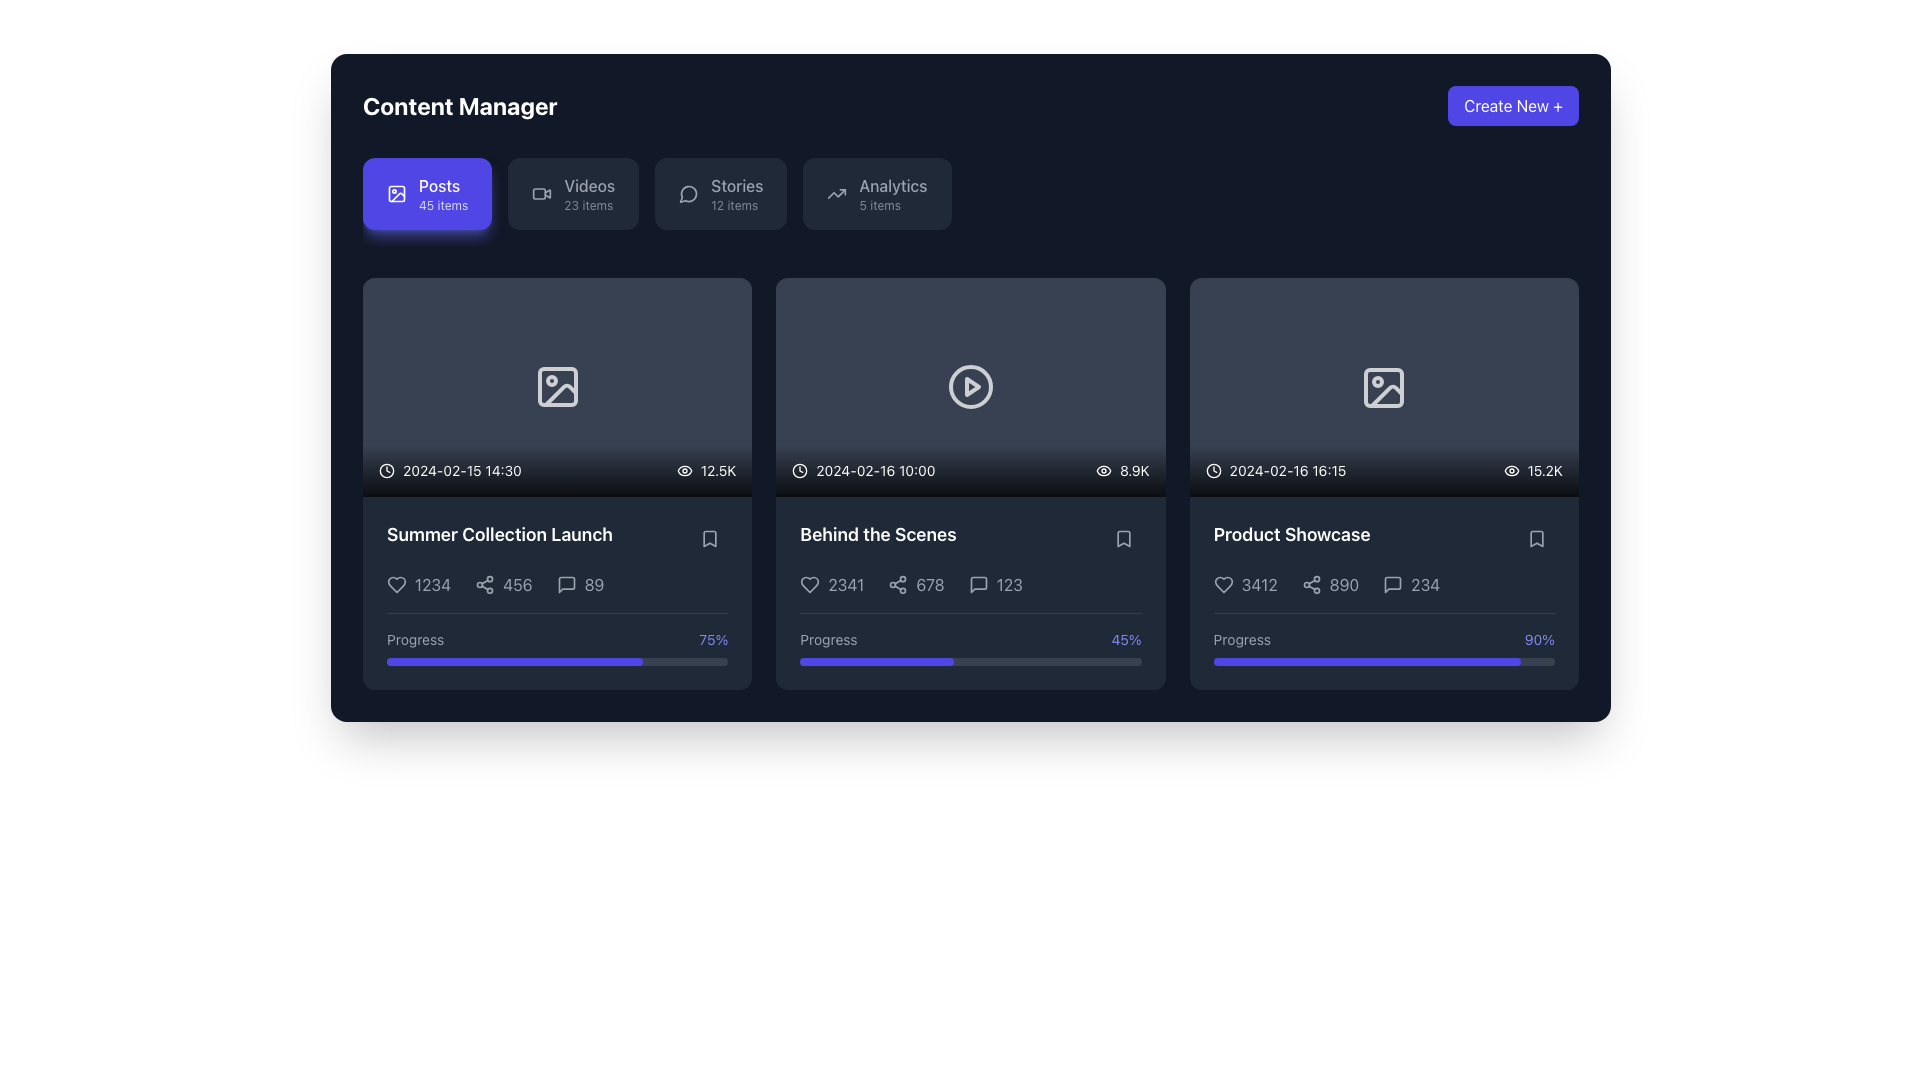 This screenshot has height=1080, width=1920. What do you see at coordinates (565, 584) in the screenshot?
I see `the small speech bubble icon outlined in grey, located next to the number '89'` at bounding box center [565, 584].